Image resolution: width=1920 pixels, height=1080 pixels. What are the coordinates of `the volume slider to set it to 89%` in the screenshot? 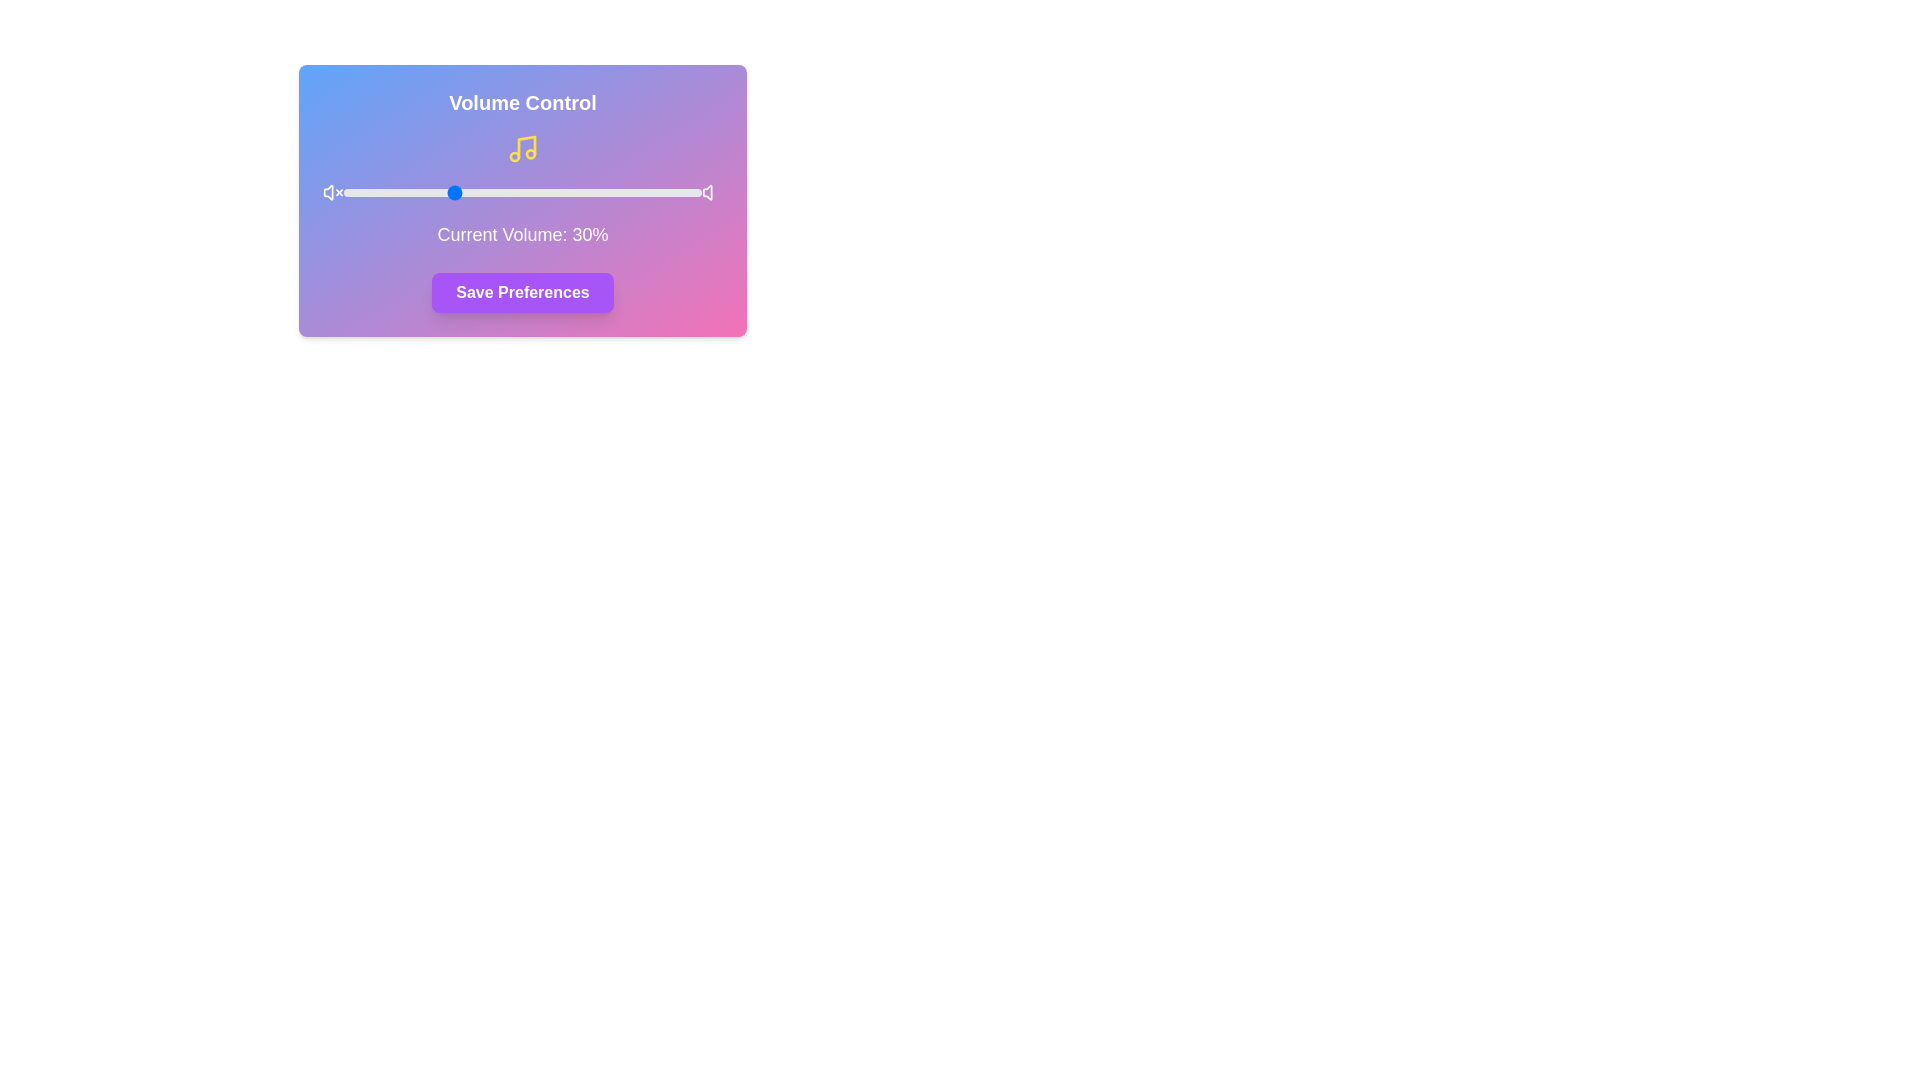 It's located at (661, 192).